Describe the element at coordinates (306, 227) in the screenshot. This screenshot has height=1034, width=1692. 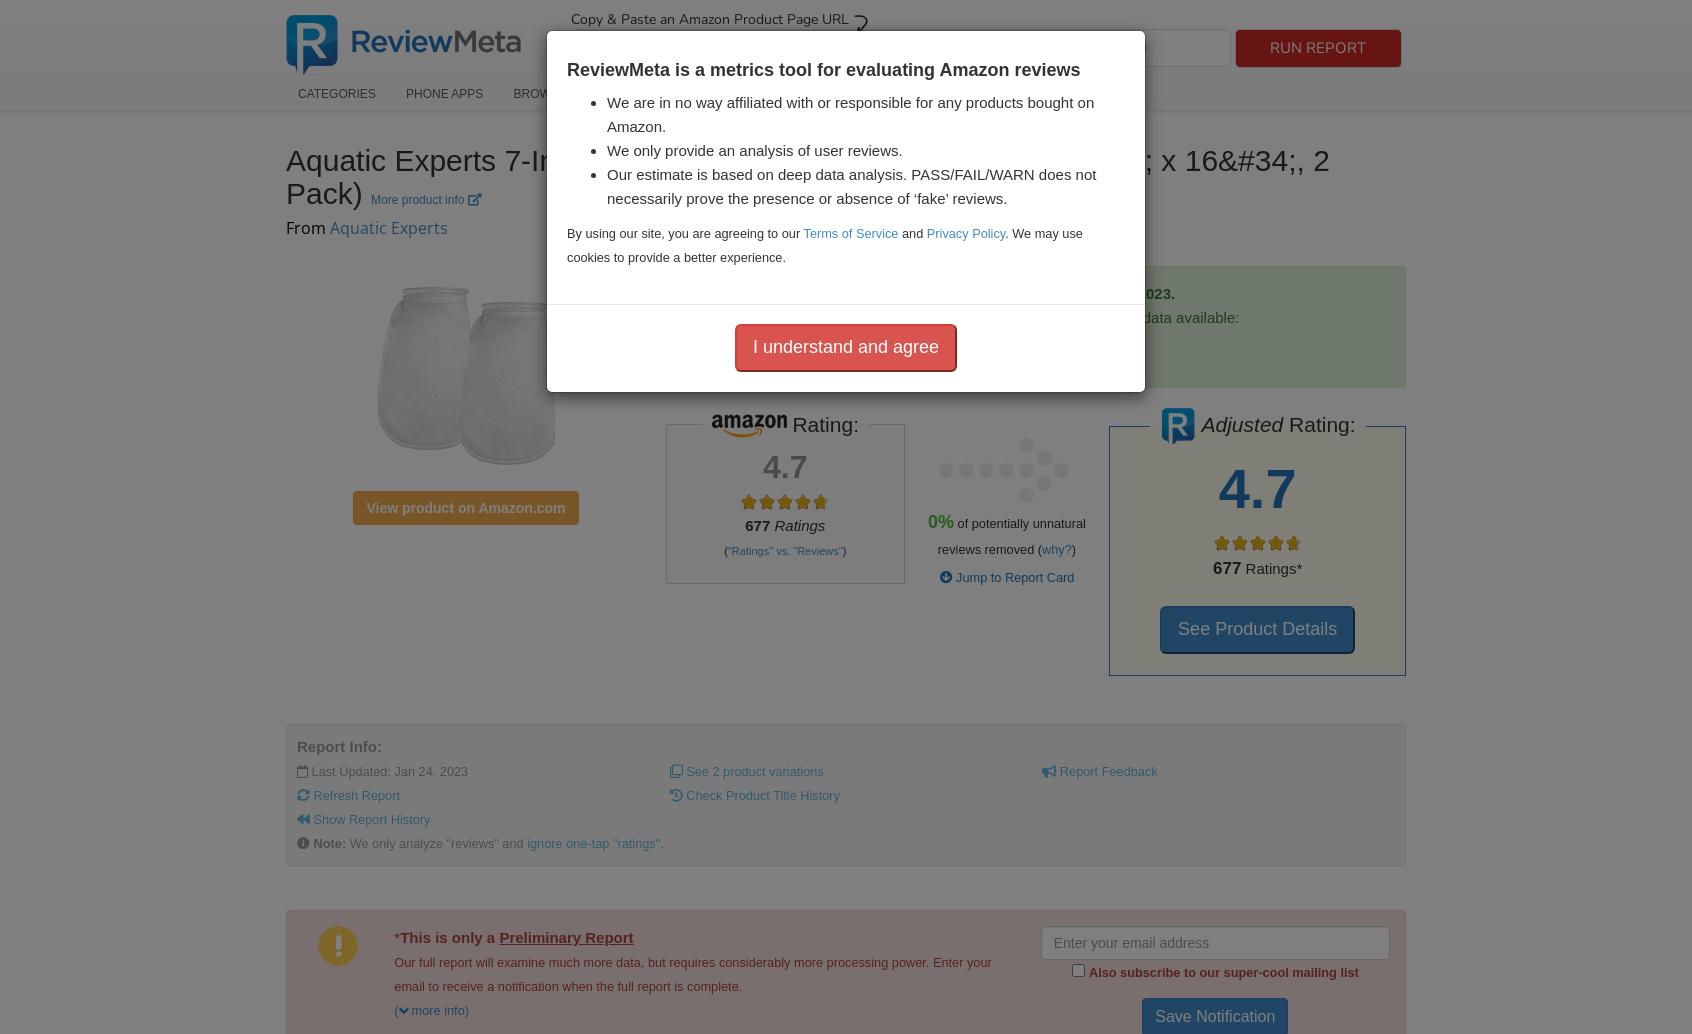
I see `'From'` at that location.